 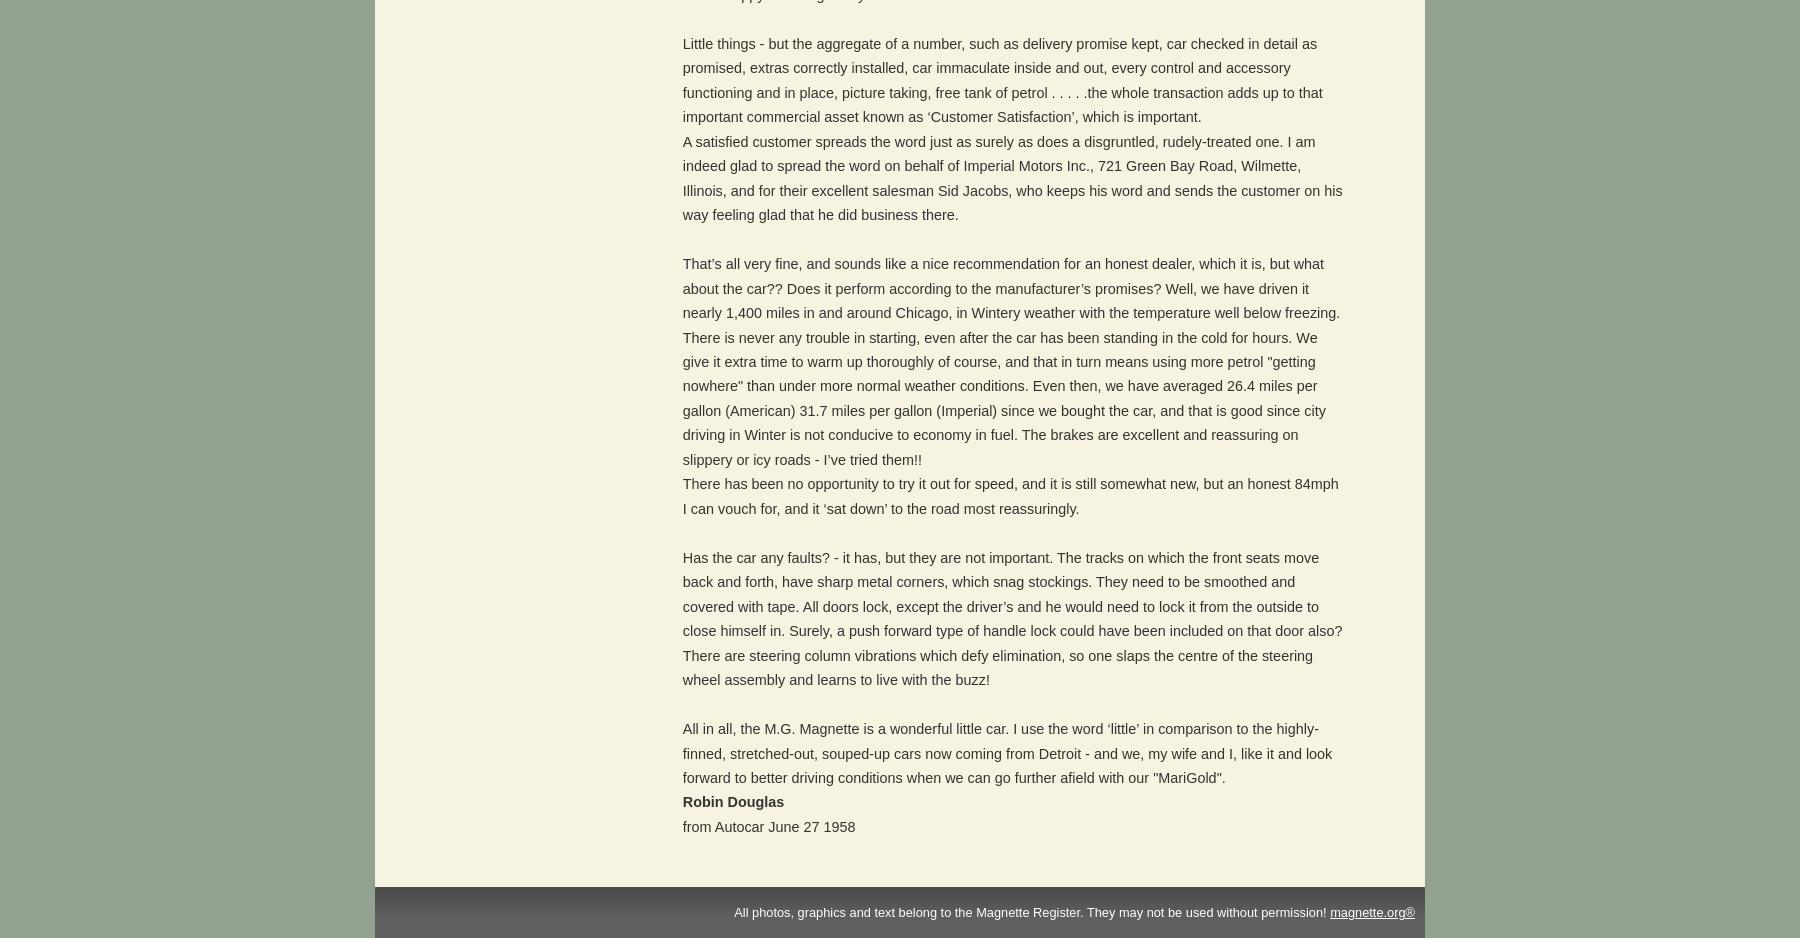 I want to click on 'Little things - but the aggregate of a number, such as delivery promise kept, car checked in detail as promised, extras correctly installed, car immaculate inside and out, every control and accessory functioning and in place, picture taking, free tank of petrol . . . . .the whole transaction adds up to that important commercial asset known as ‘Customer Satisfaction’, which is important.', so click(x=681, y=80).